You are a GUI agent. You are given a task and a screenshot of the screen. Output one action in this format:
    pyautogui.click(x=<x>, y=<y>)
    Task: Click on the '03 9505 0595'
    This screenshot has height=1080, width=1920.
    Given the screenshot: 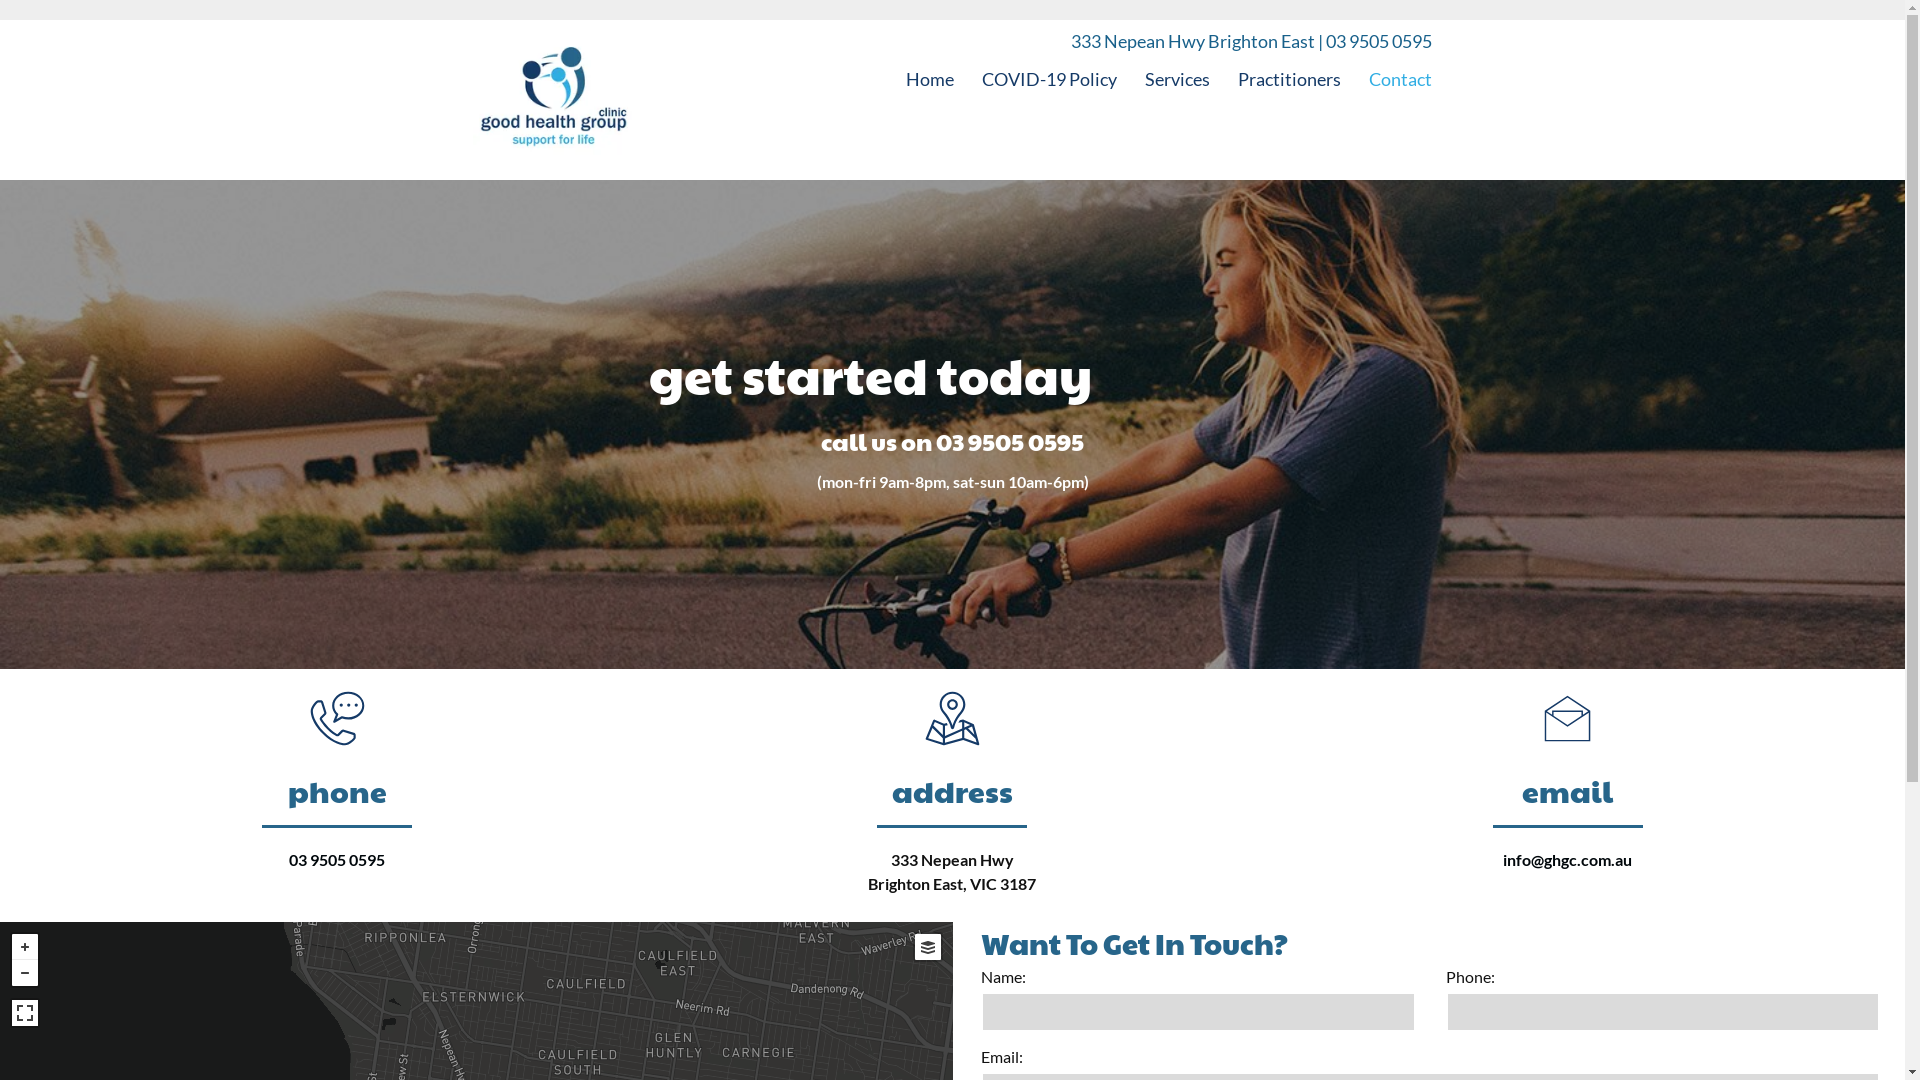 What is the action you would take?
    pyautogui.click(x=336, y=858)
    